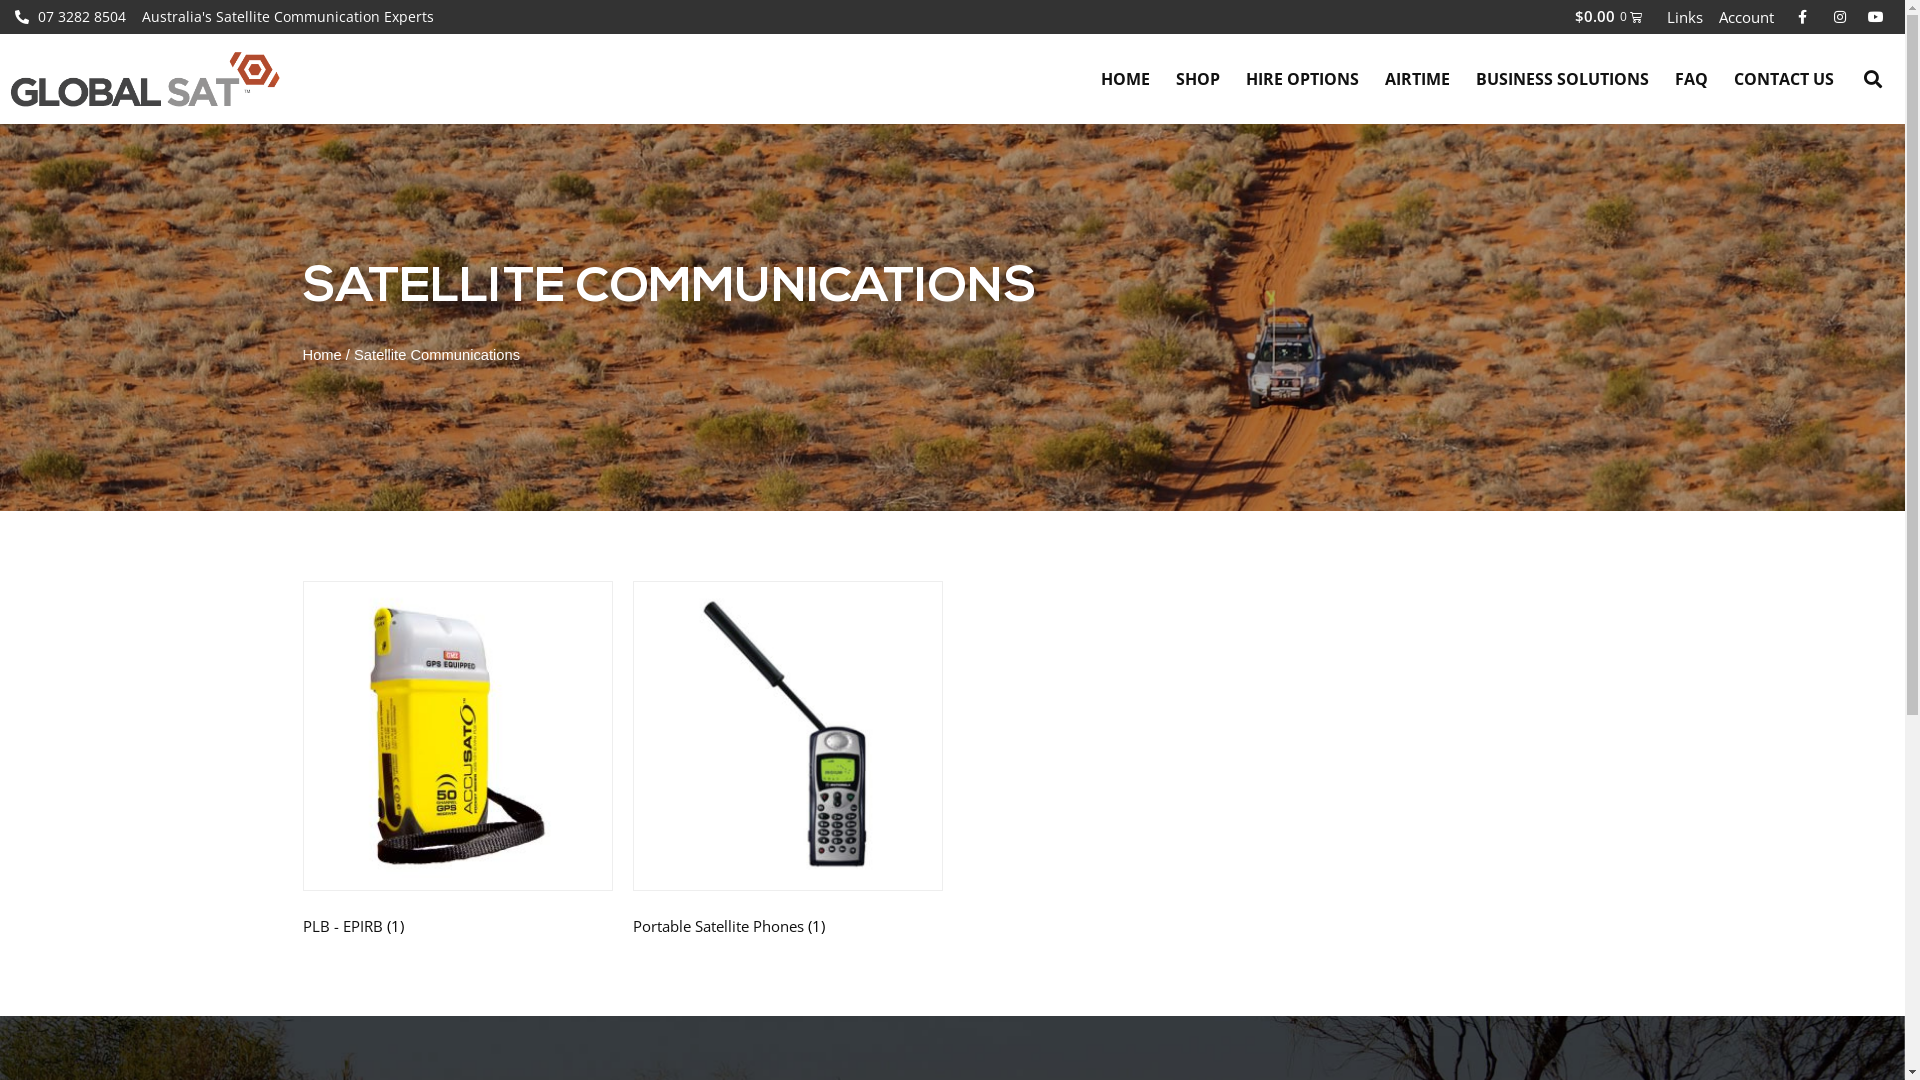 The width and height of the screenshot is (1920, 1080). What do you see at coordinates (1302, 77) in the screenshot?
I see `'HIRE OPTIONS'` at bounding box center [1302, 77].